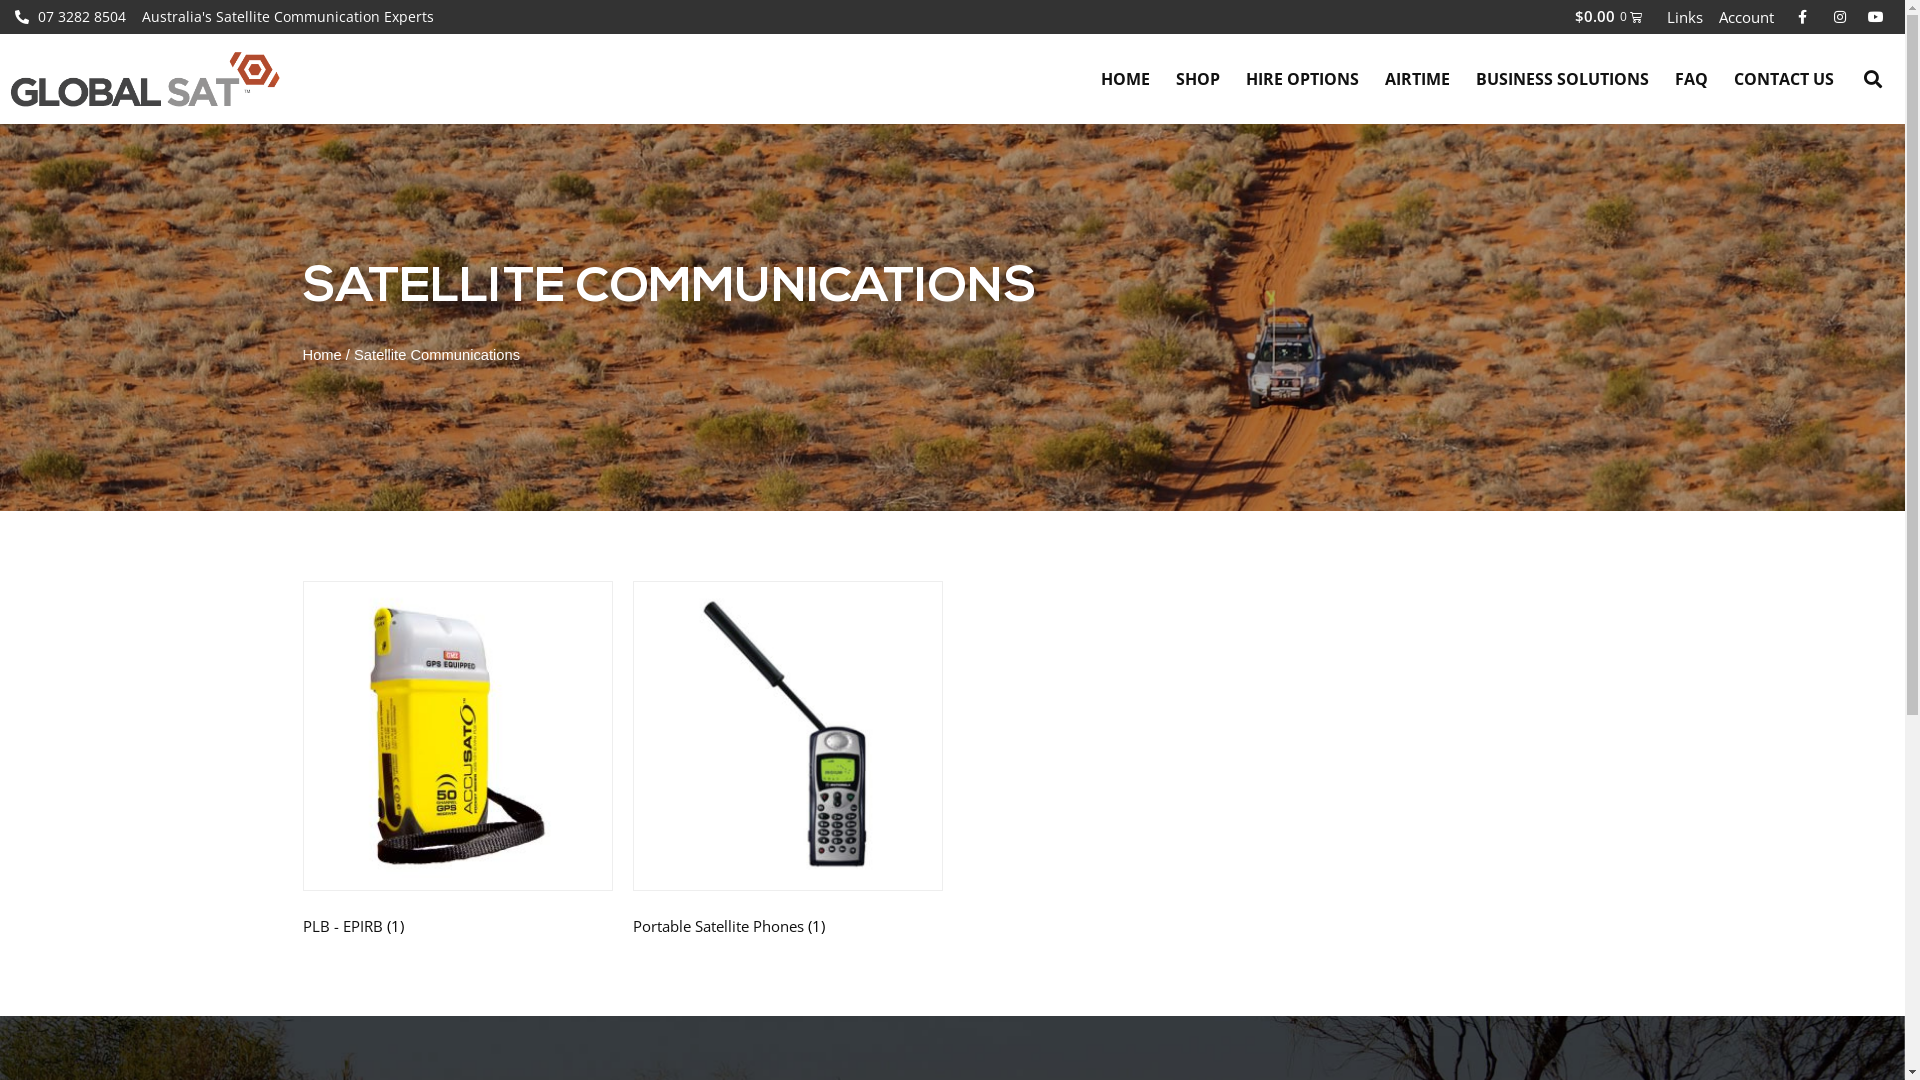 The width and height of the screenshot is (1920, 1080). What do you see at coordinates (1302, 77) in the screenshot?
I see `'HIRE OPTIONS'` at bounding box center [1302, 77].